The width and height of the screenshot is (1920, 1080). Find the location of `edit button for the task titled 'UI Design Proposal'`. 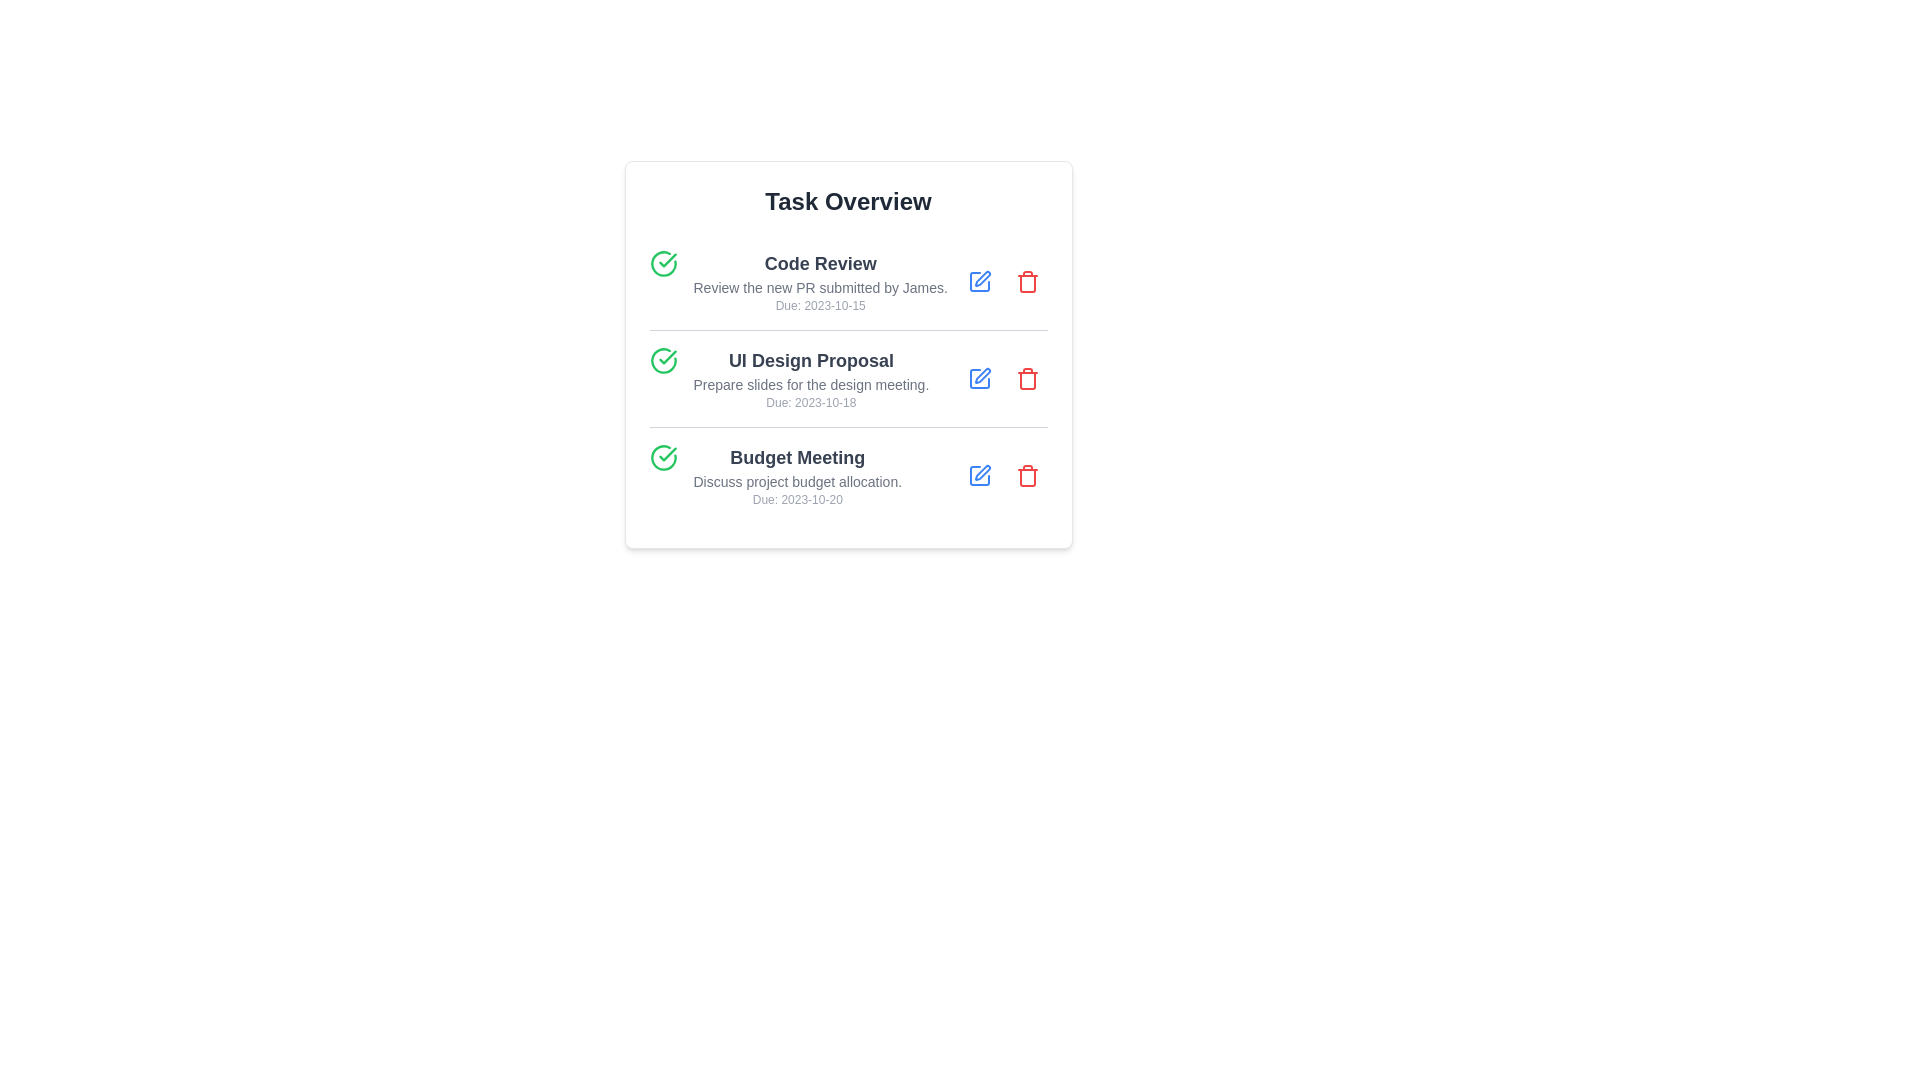

edit button for the task titled 'UI Design Proposal' is located at coordinates (979, 378).